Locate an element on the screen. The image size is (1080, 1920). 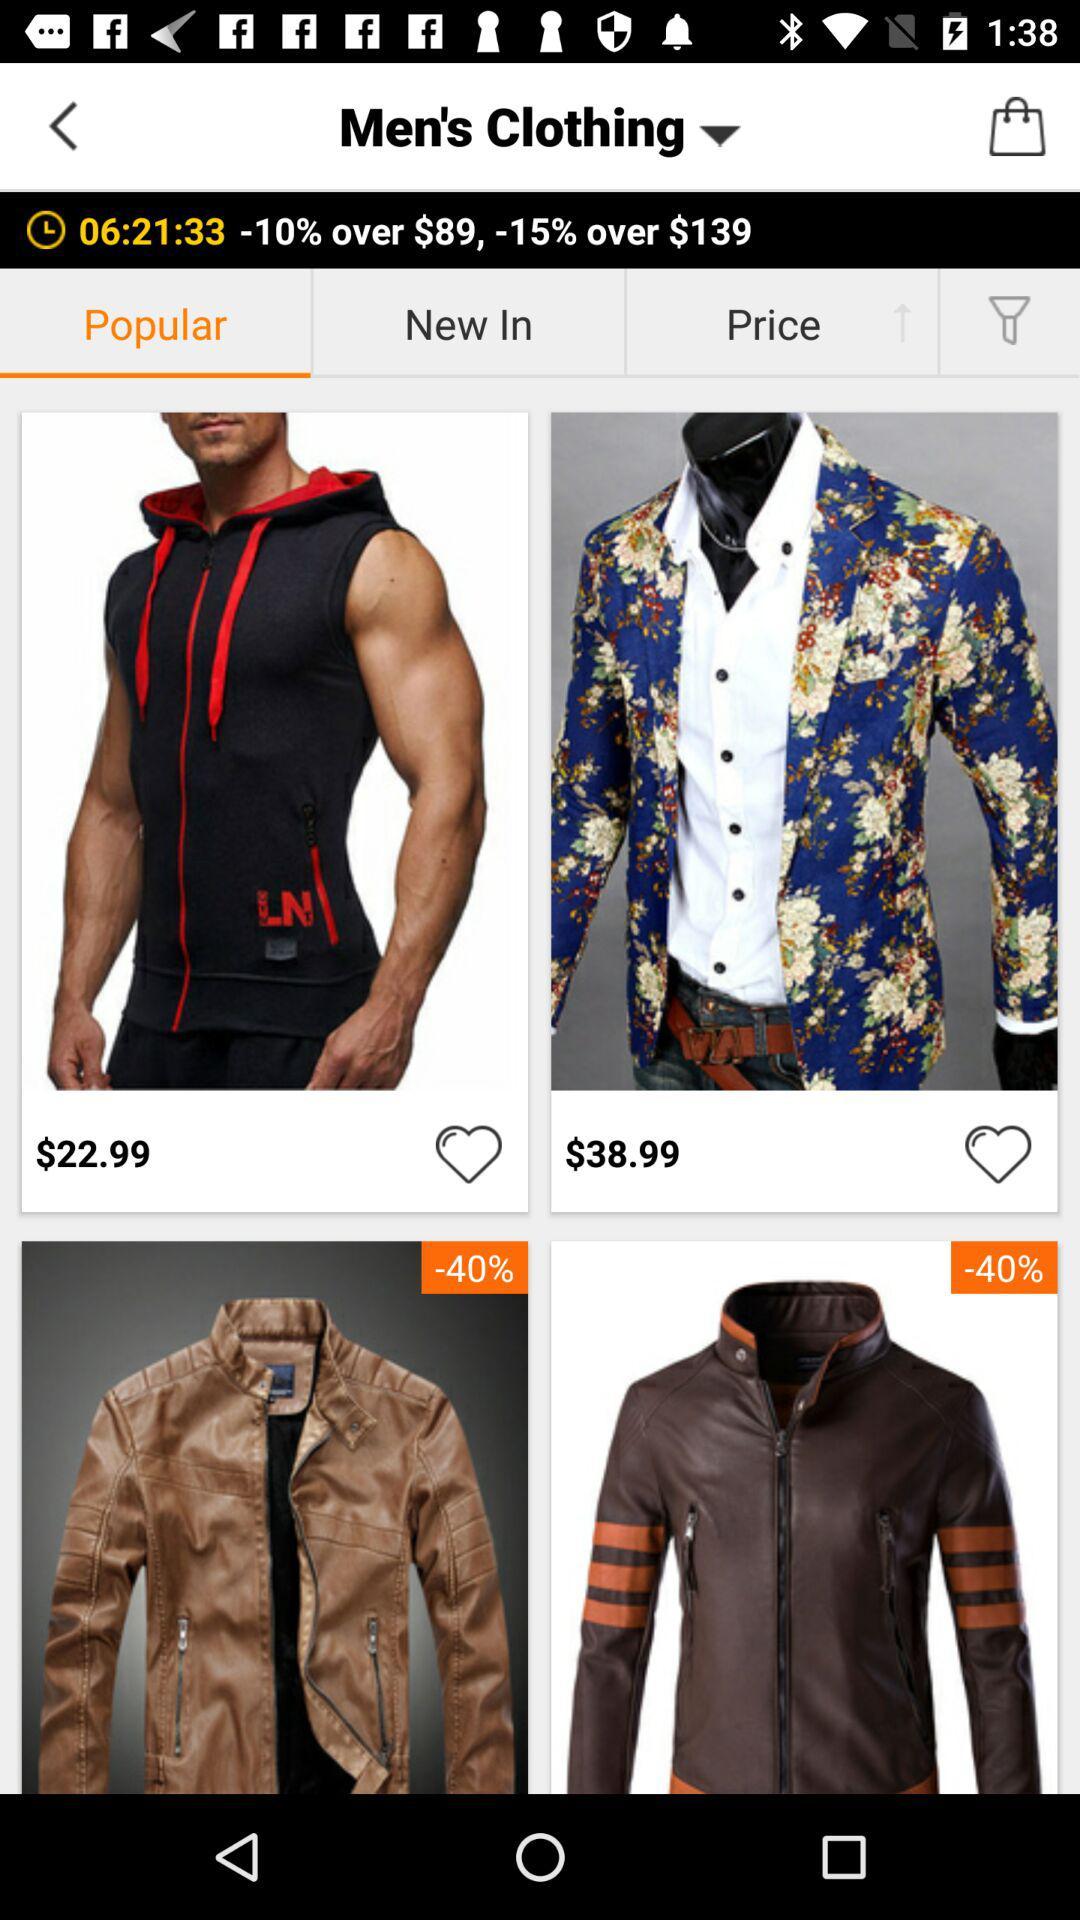
love this item is located at coordinates (998, 1152).